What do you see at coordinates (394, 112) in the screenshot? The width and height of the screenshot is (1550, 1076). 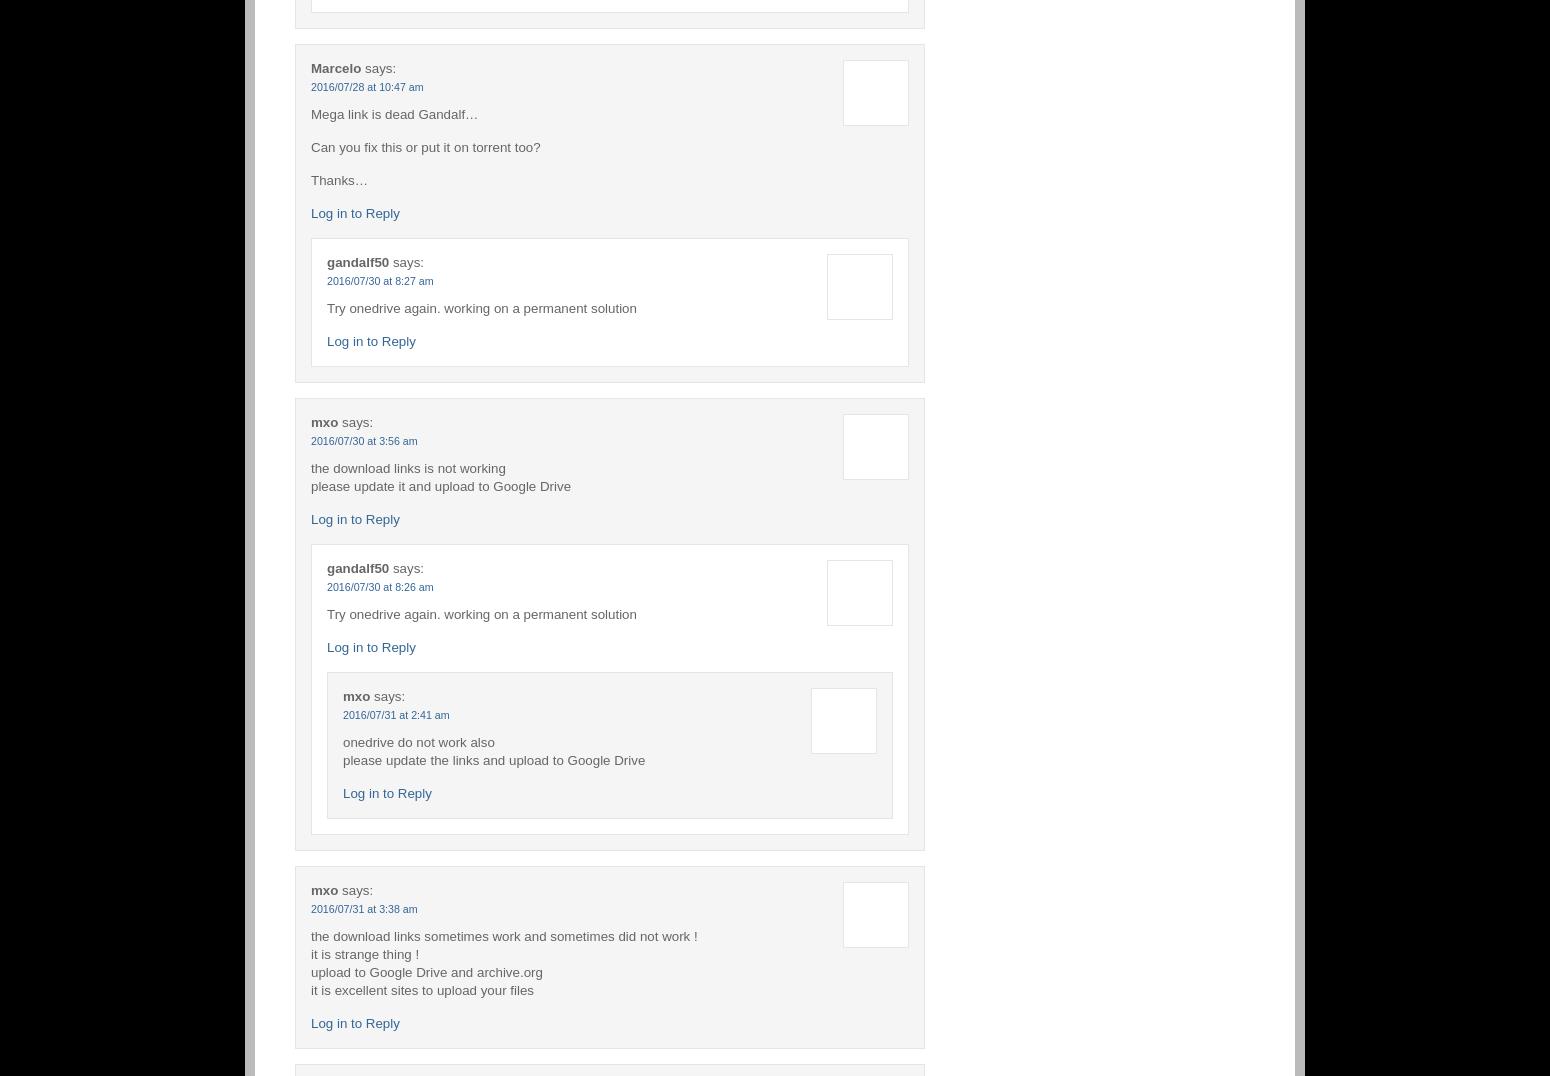 I see `'Mega link is dead Gandalf…'` at bounding box center [394, 112].